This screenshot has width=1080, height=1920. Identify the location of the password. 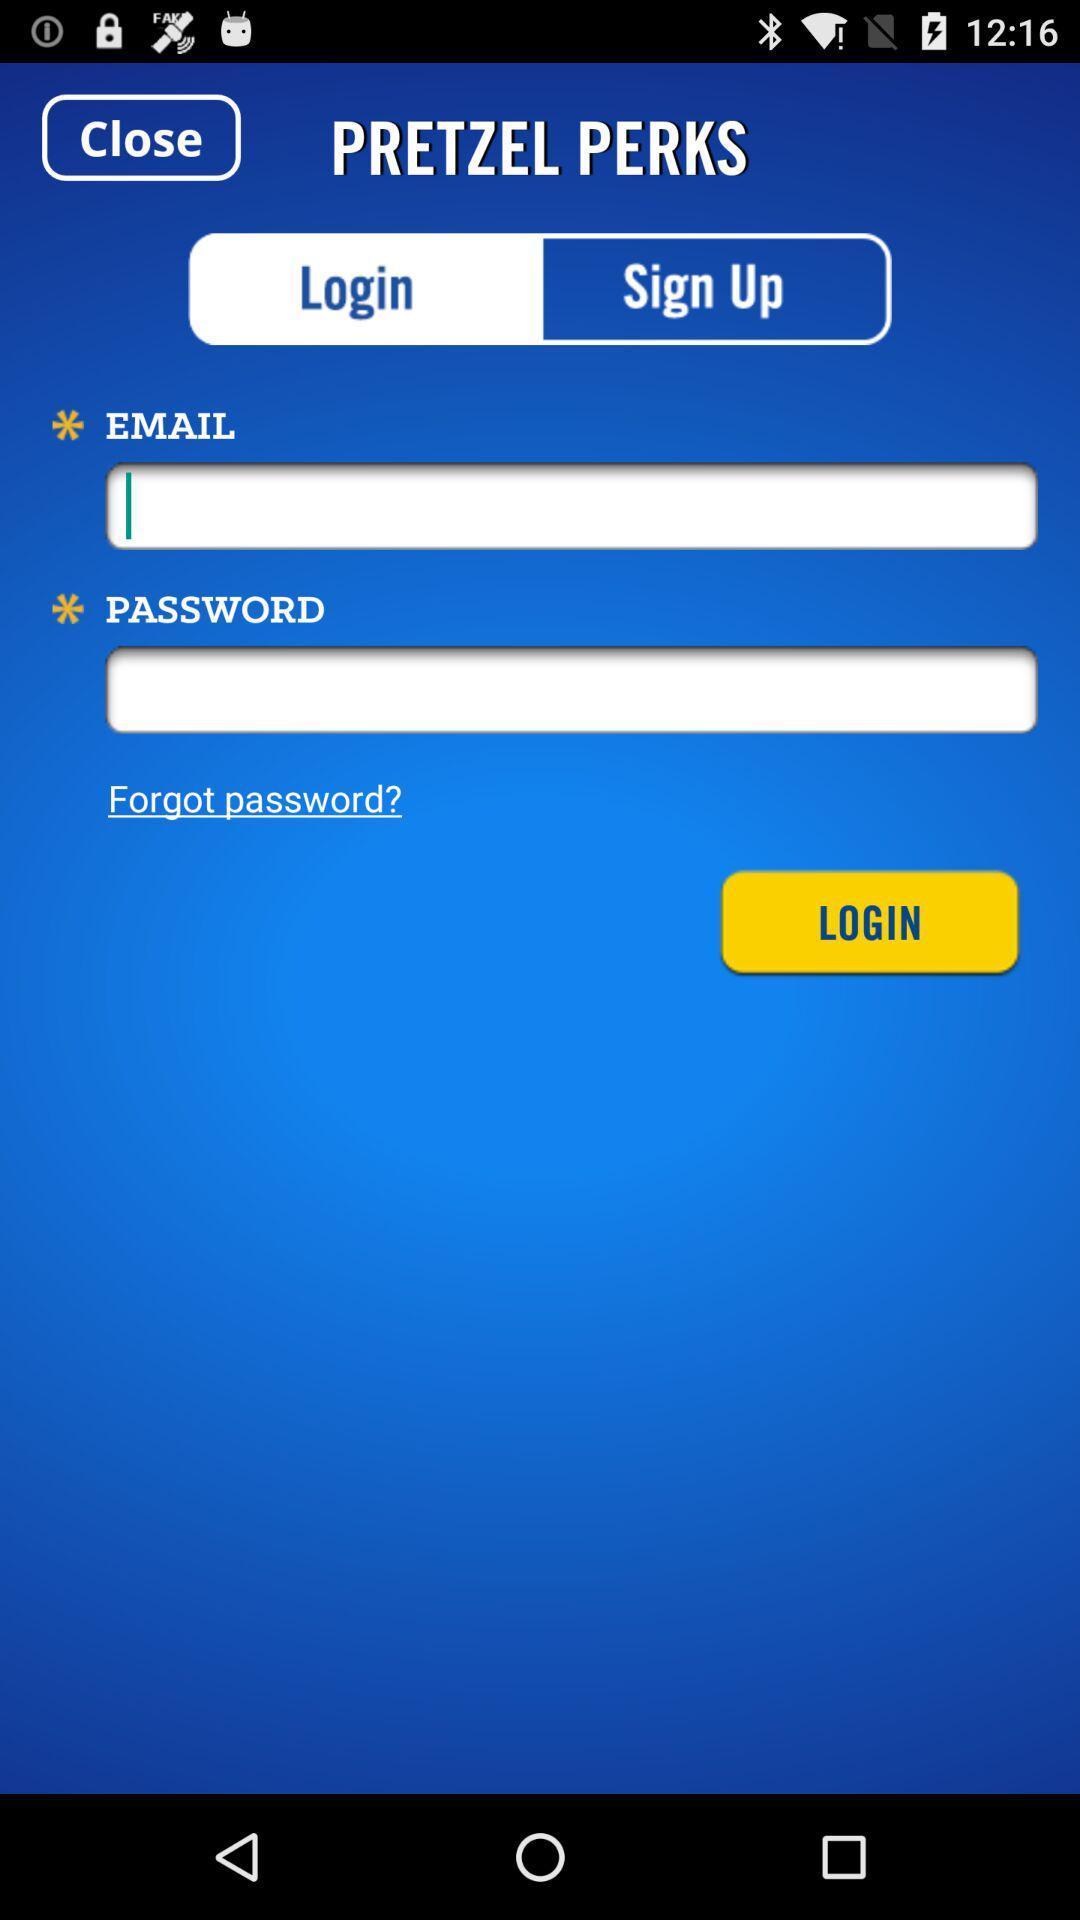
(571, 689).